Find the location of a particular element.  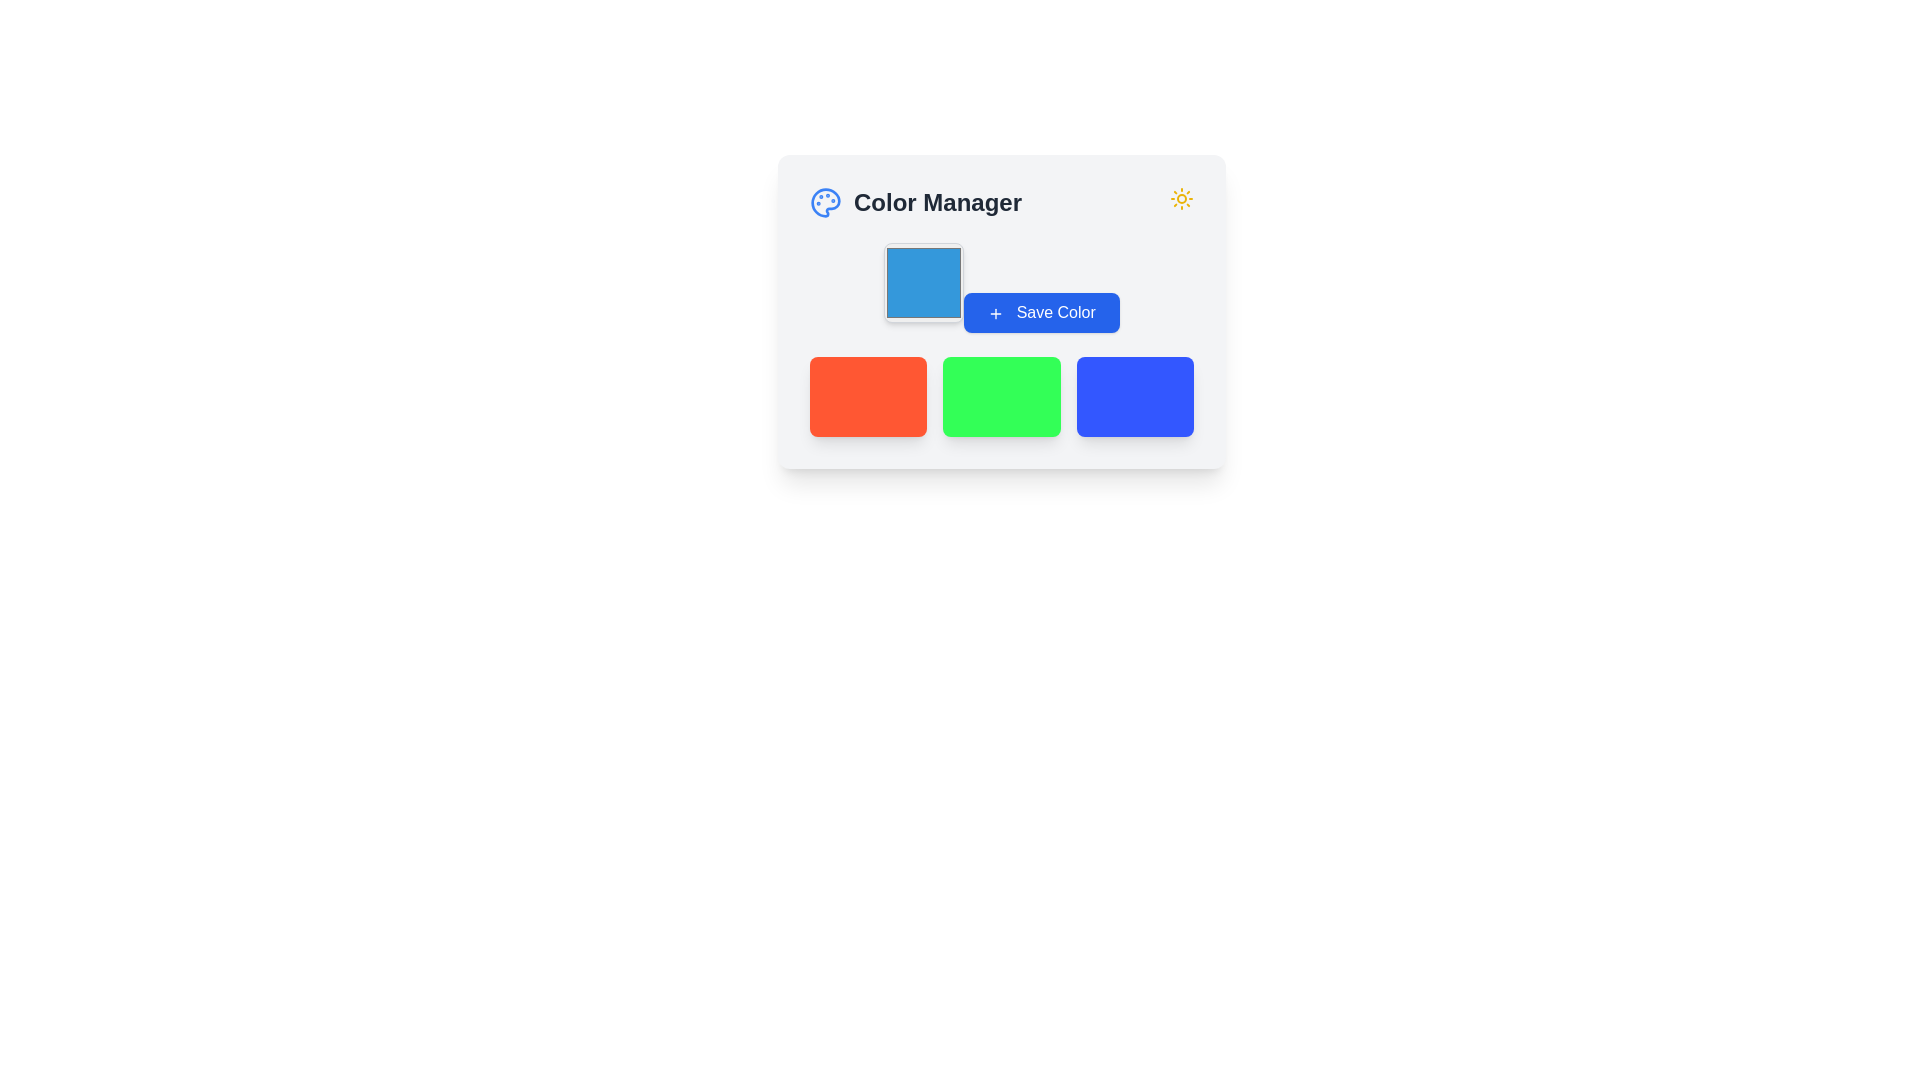

the blue color selection indicator with rounded corners located within the 'Color Manager' card is located at coordinates (923, 282).